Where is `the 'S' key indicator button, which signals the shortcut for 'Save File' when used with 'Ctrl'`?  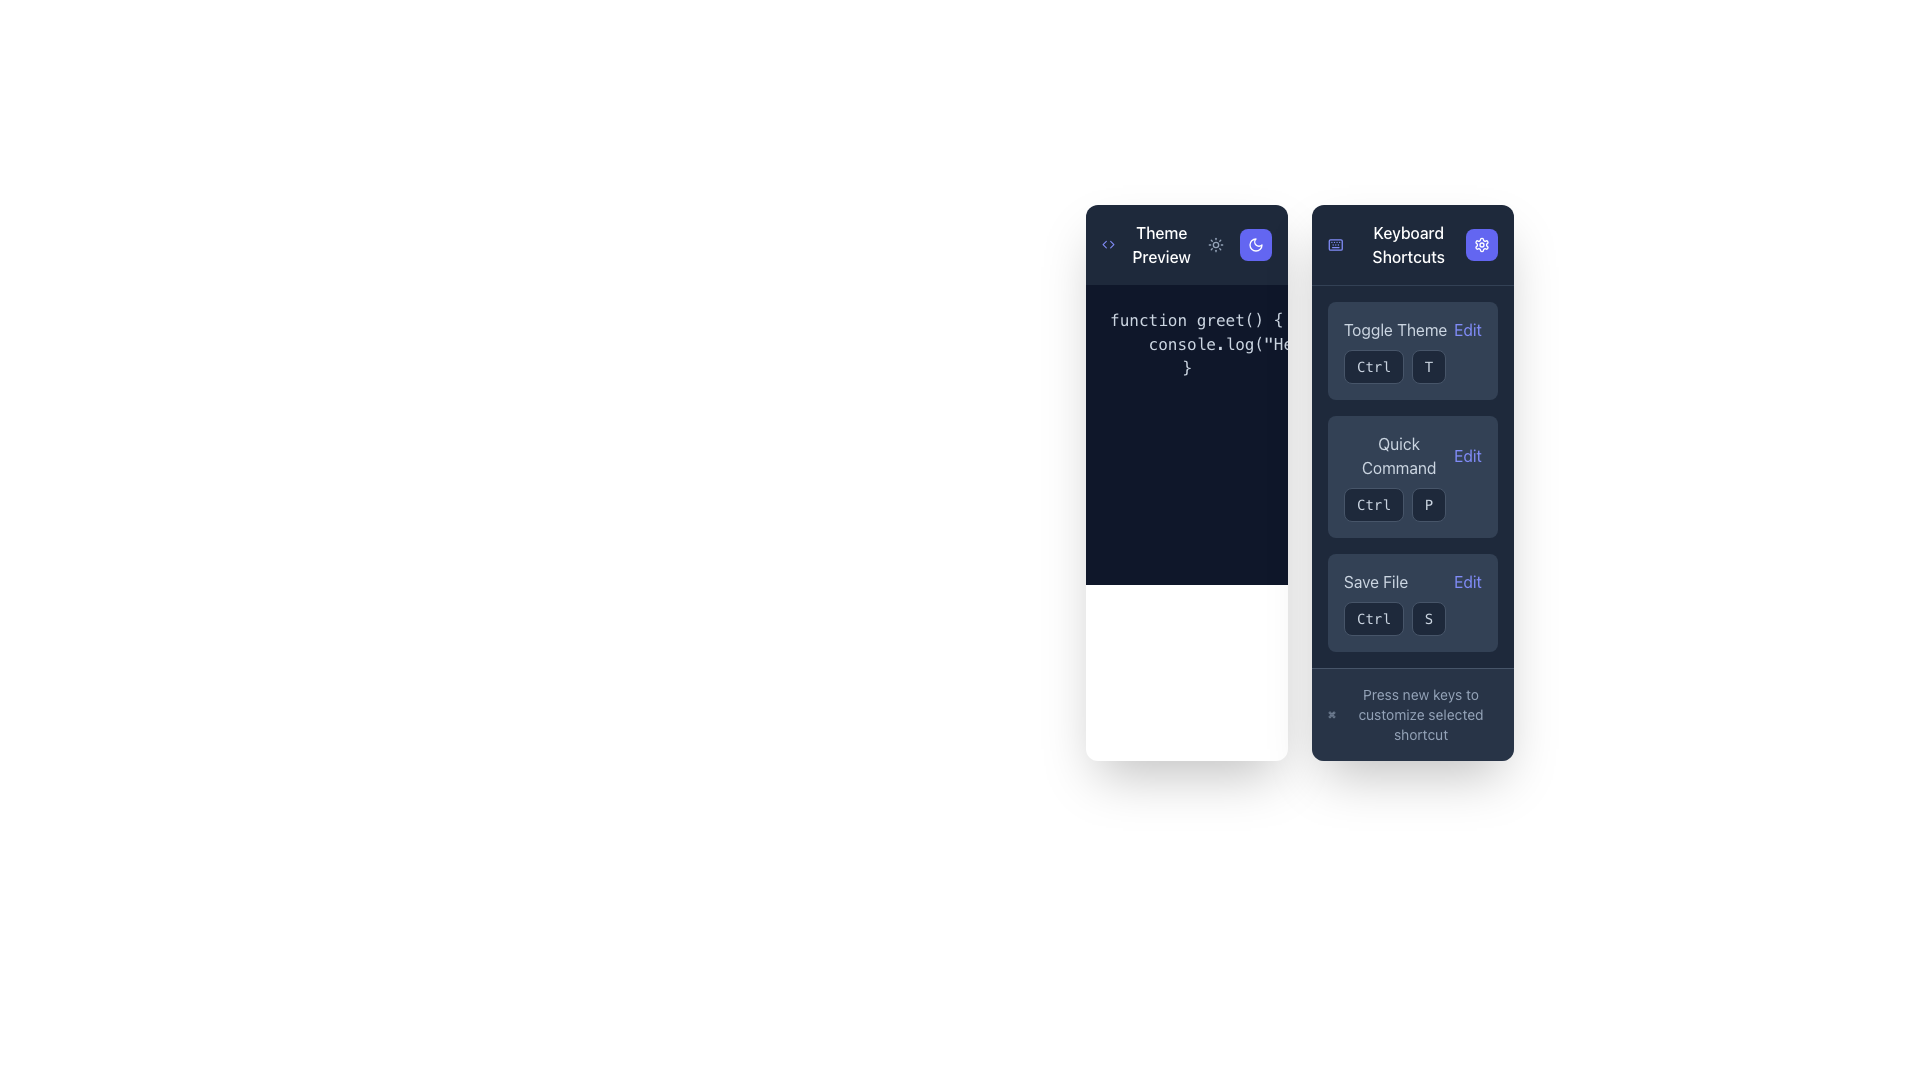
the 'S' key indicator button, which signals the shortcut for 'Save File' when used with 'Ctrl' is located at coordinates (1411, 601).